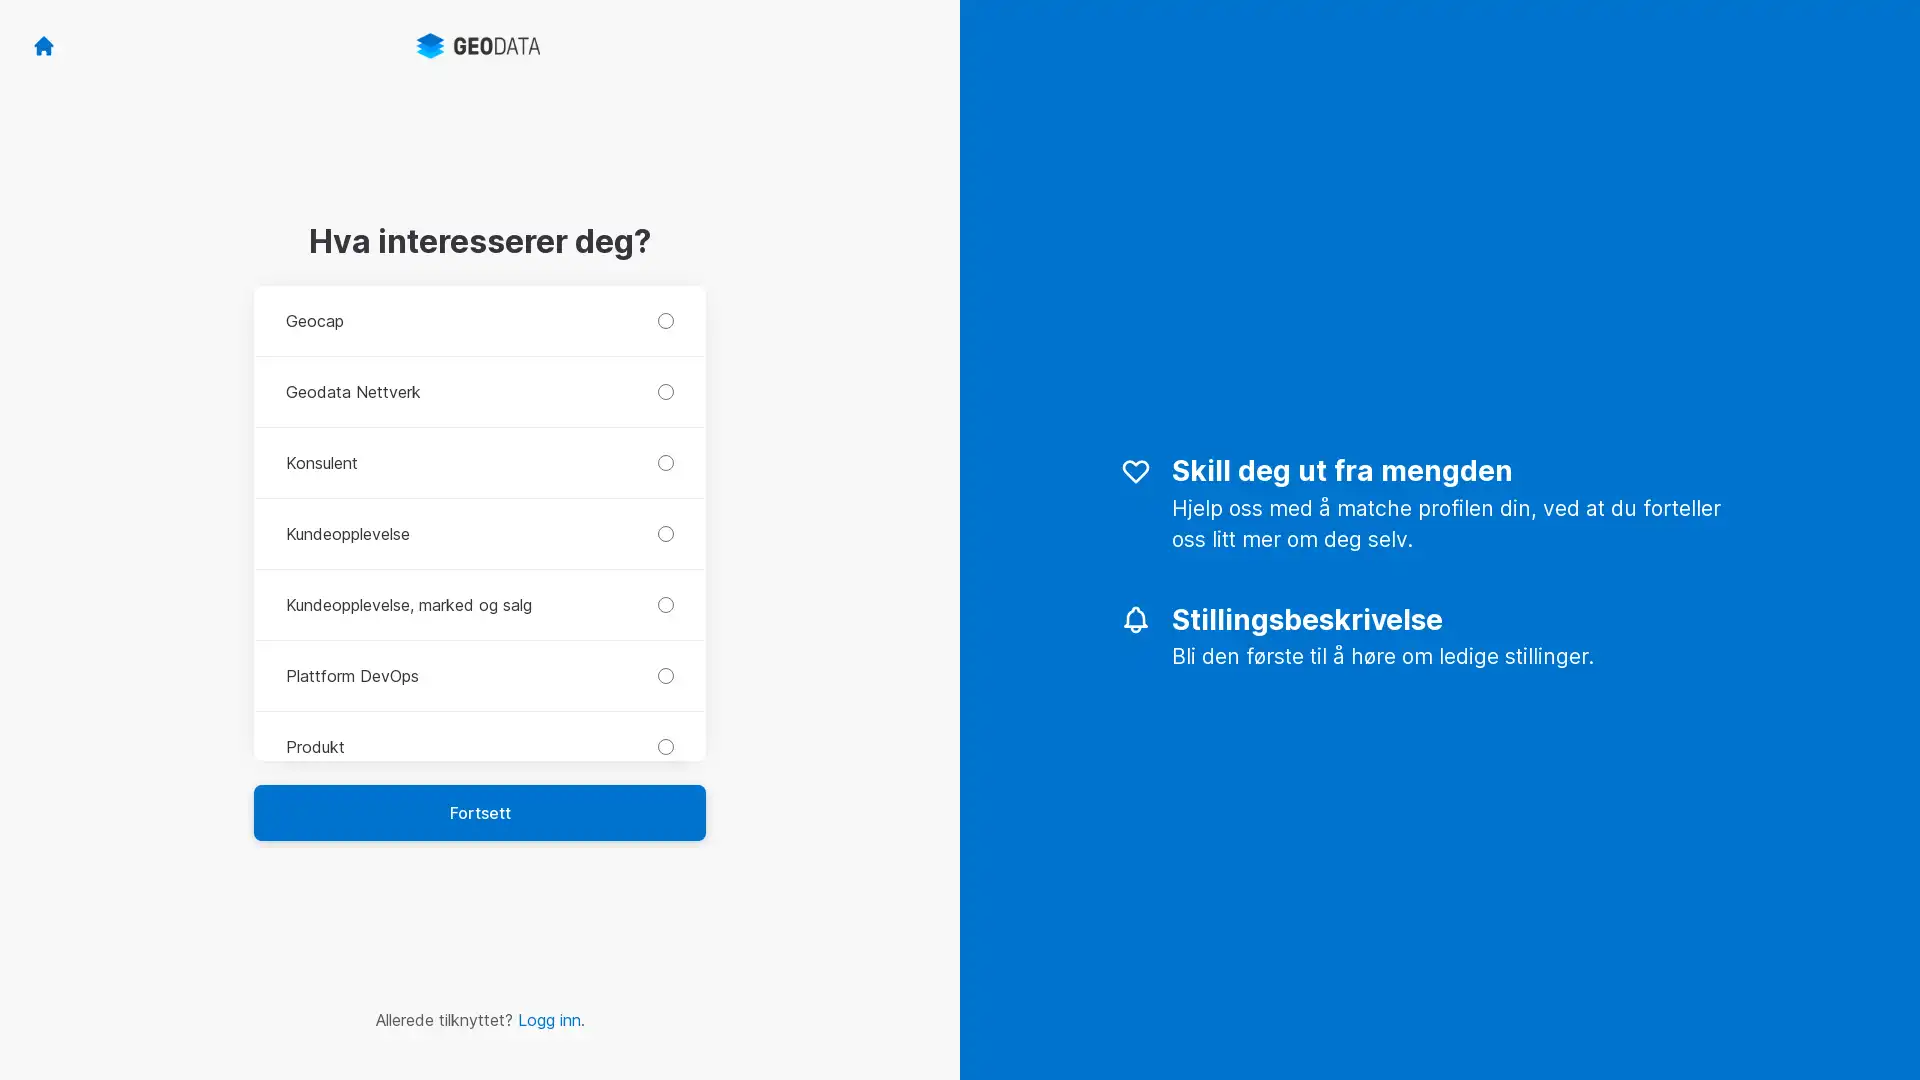 Image resolution: width=1920 pixels, height=1080 pixels. I want to click on Preferanser for informasjonskapsler, so click(1694, 971).